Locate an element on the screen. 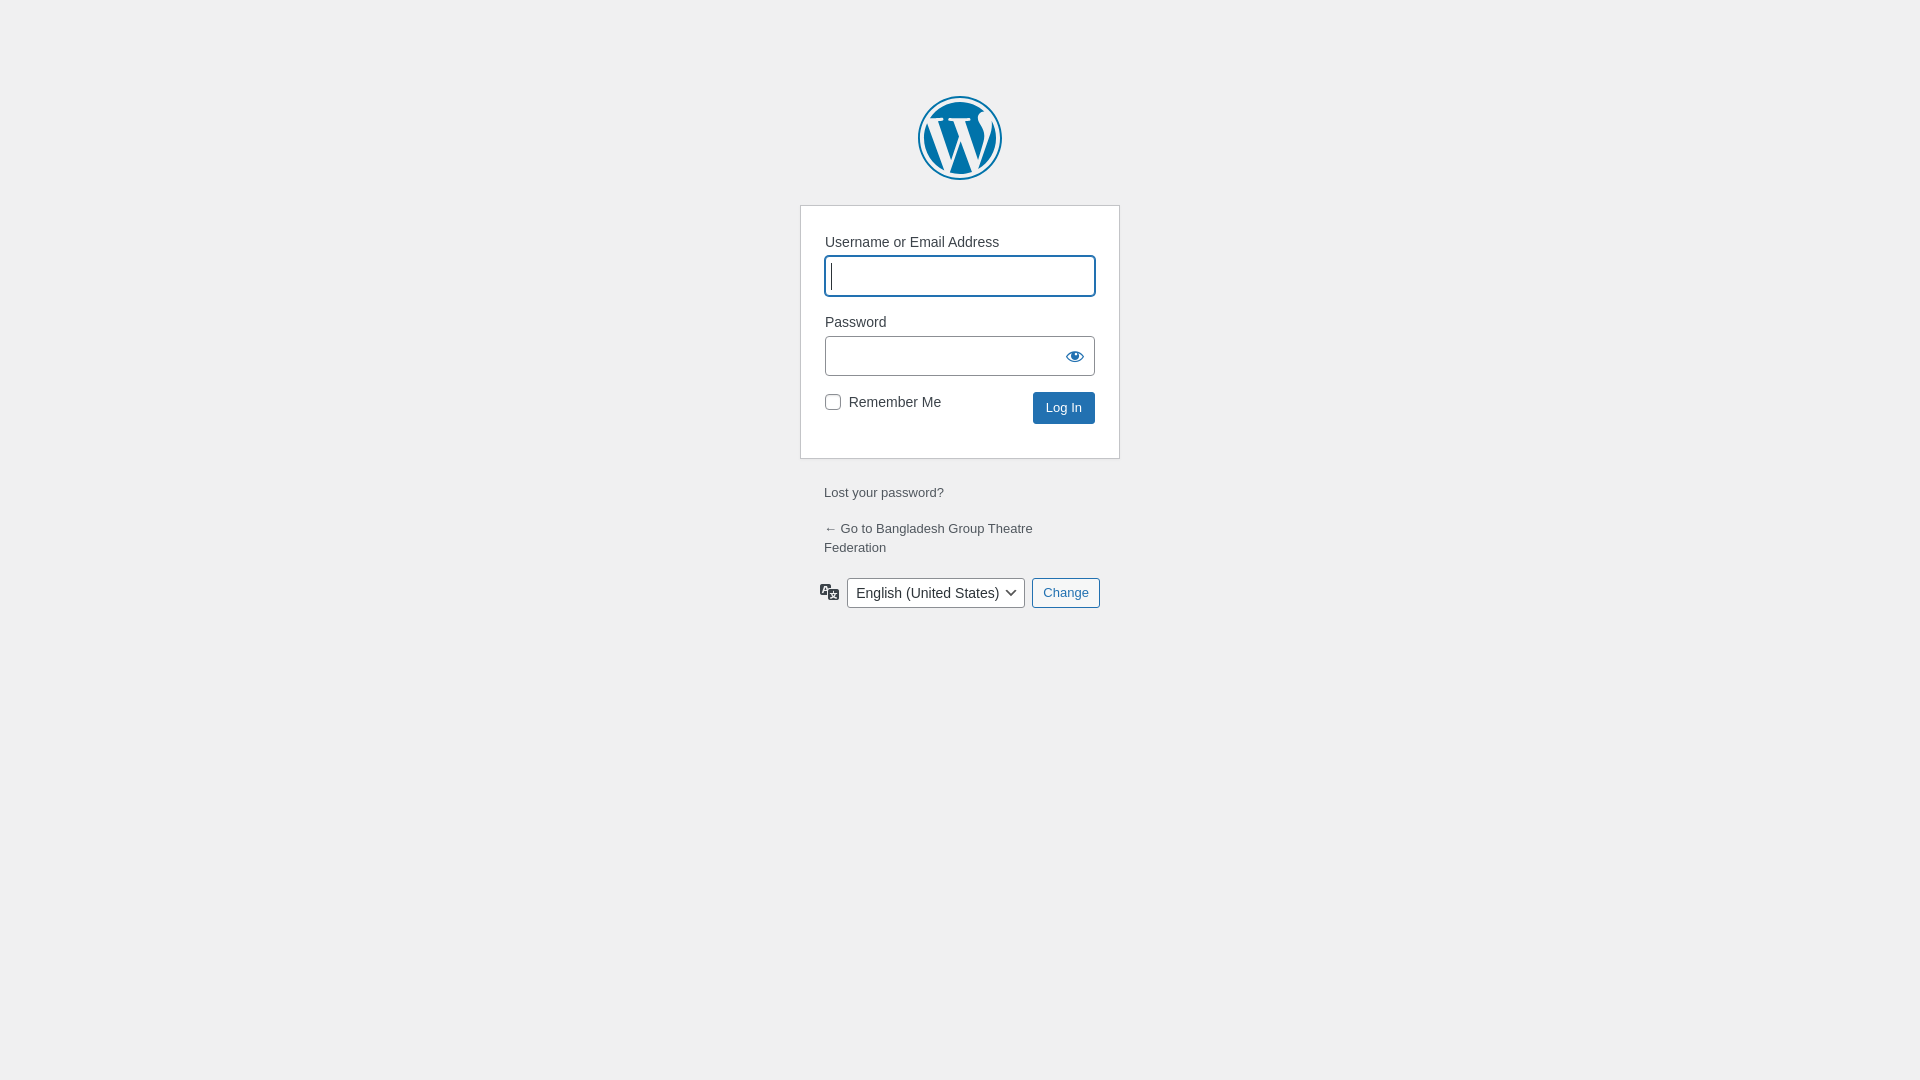  'Change' is located at coordinates (1064, 592).